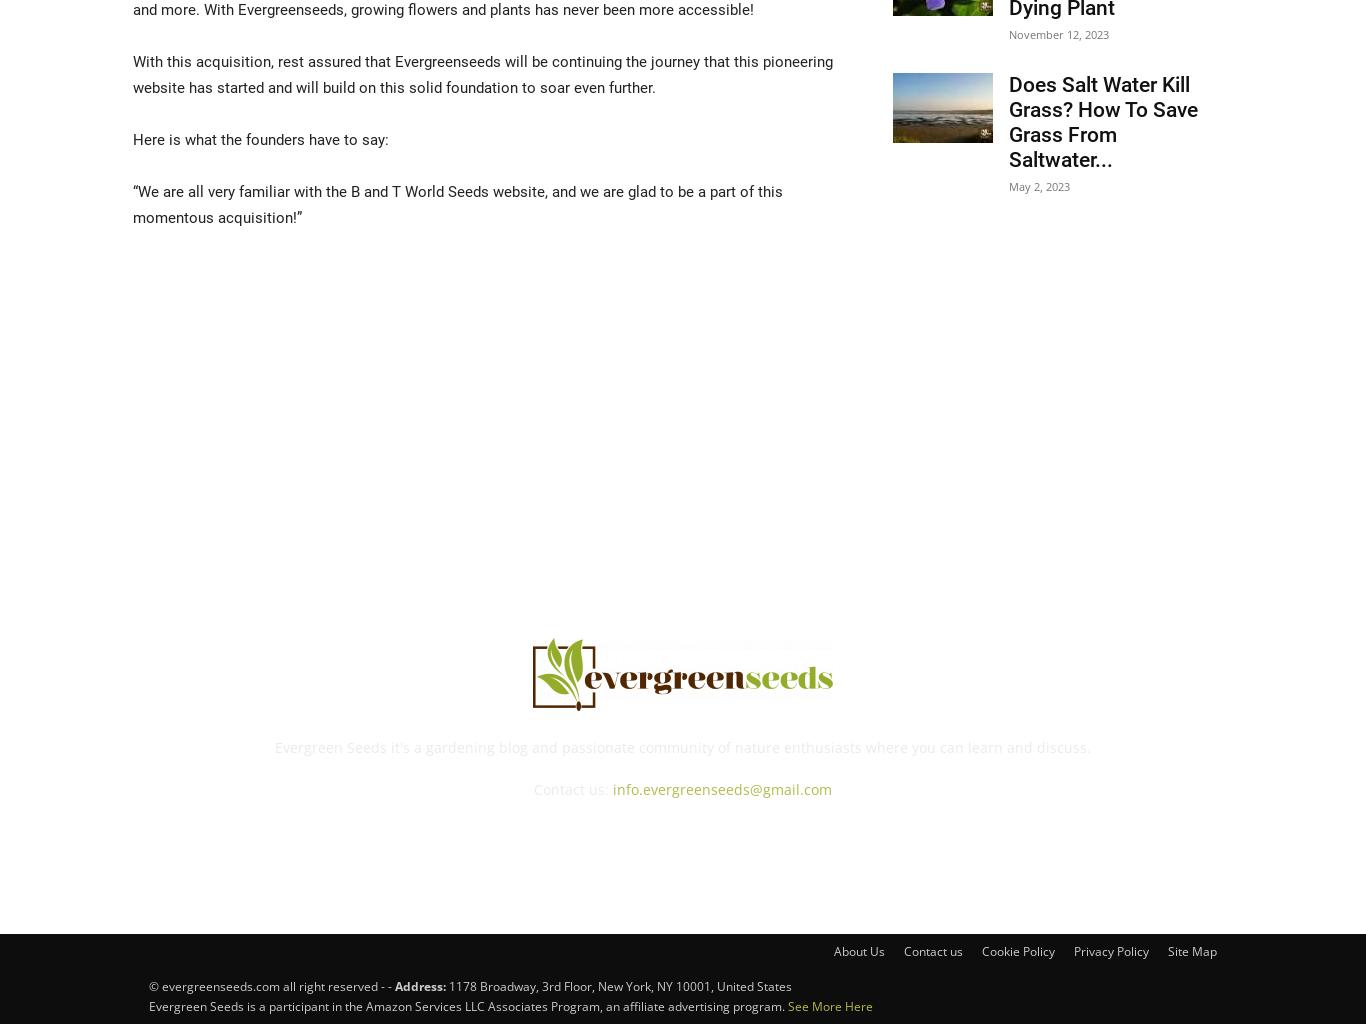 Image resolution: width=1366 pixels, height=1024 pixels. I want to click on '© evergreenseeds.com all right reserved - -', so click(148, 985).